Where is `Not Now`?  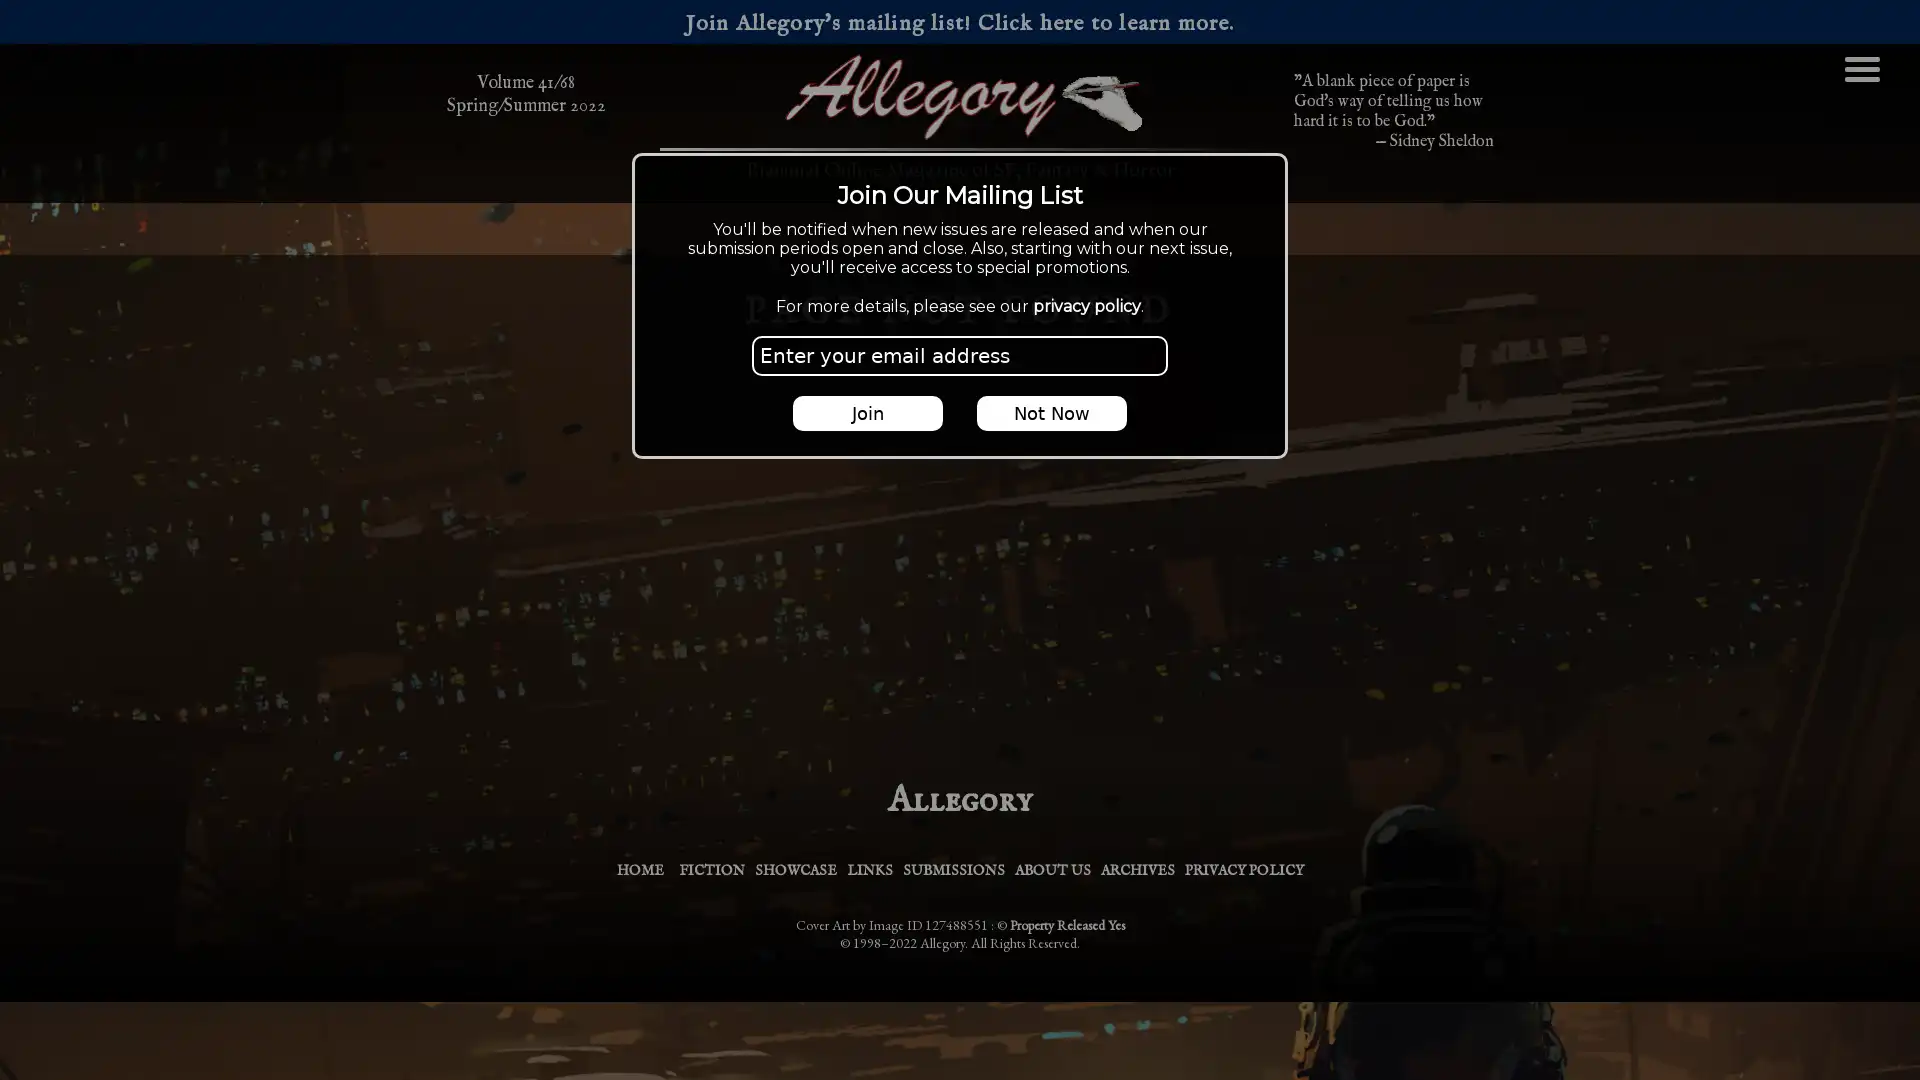
Not Now is located at coordinates (1050, 412).